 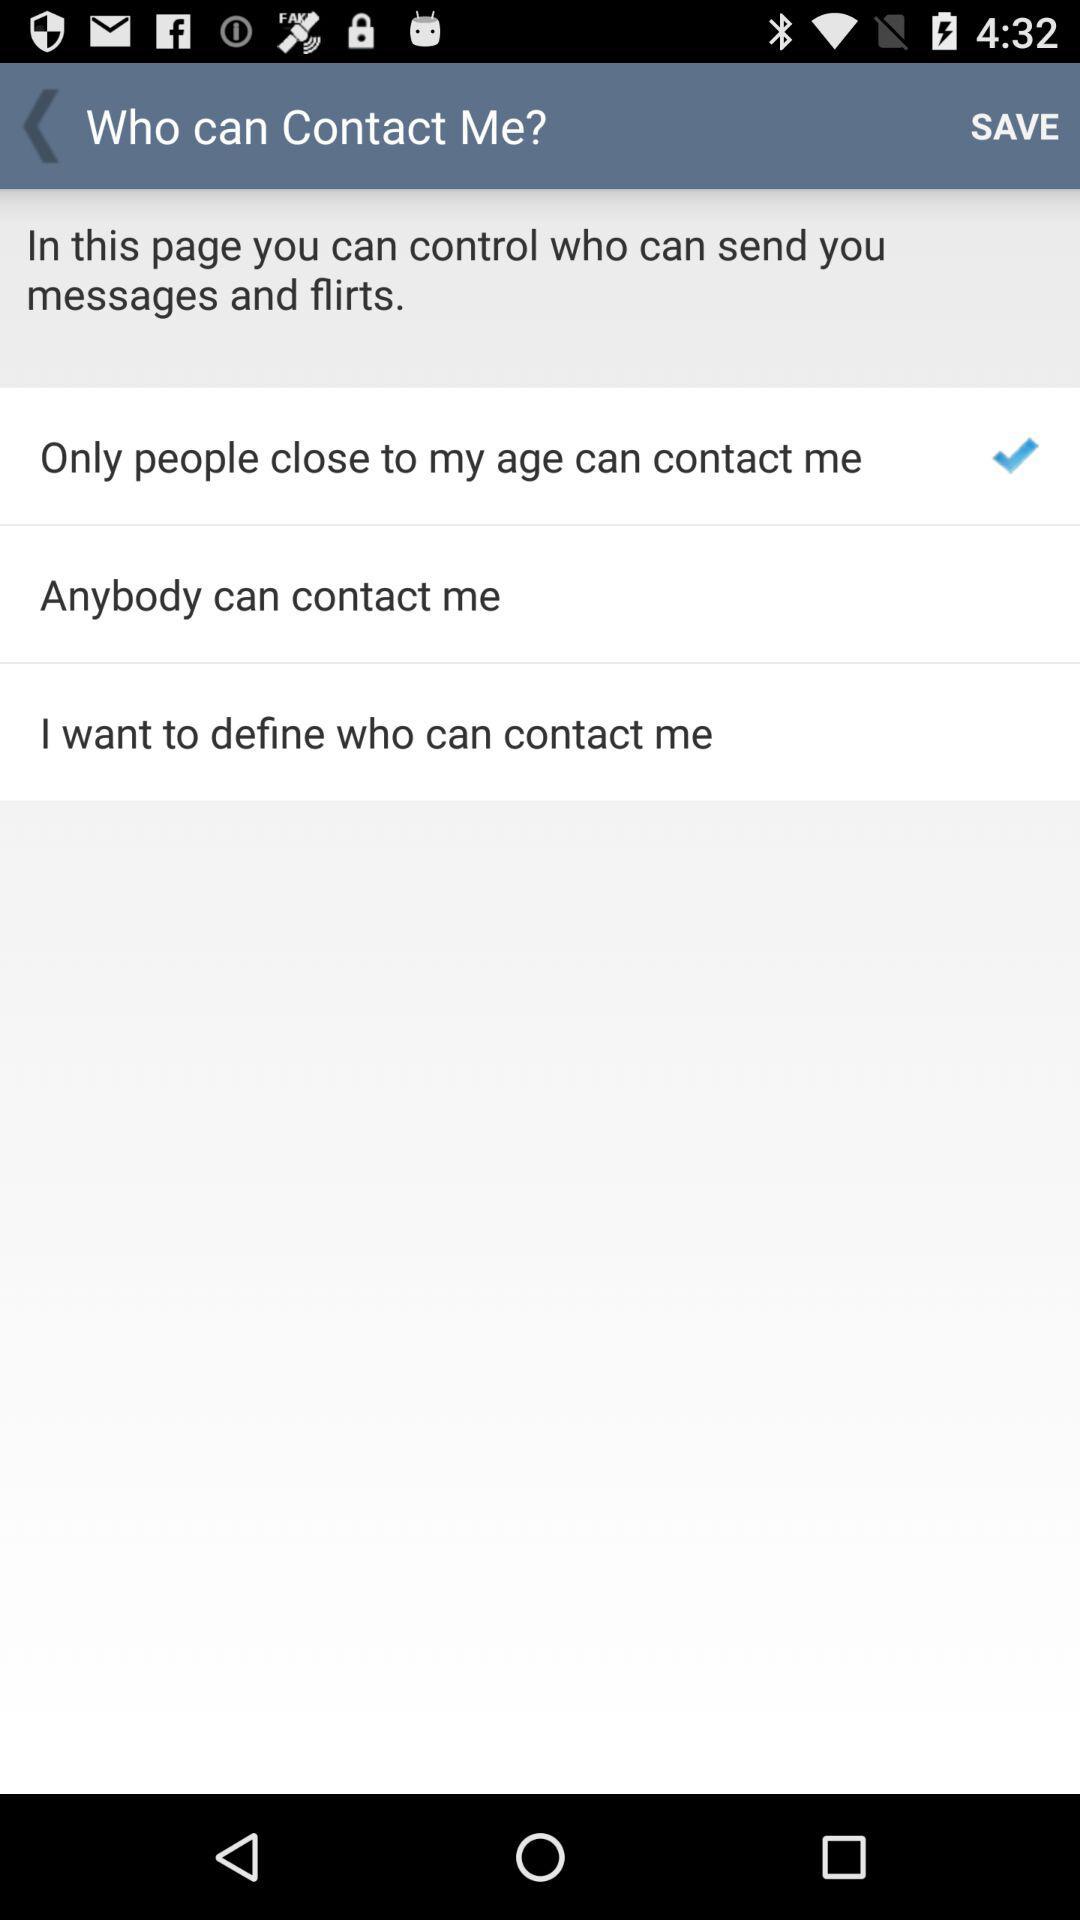 What do you see at coordinates (1014, 124) in the screenshot?
I see `app next to the who can contact` at bounding box center [1014, 124].